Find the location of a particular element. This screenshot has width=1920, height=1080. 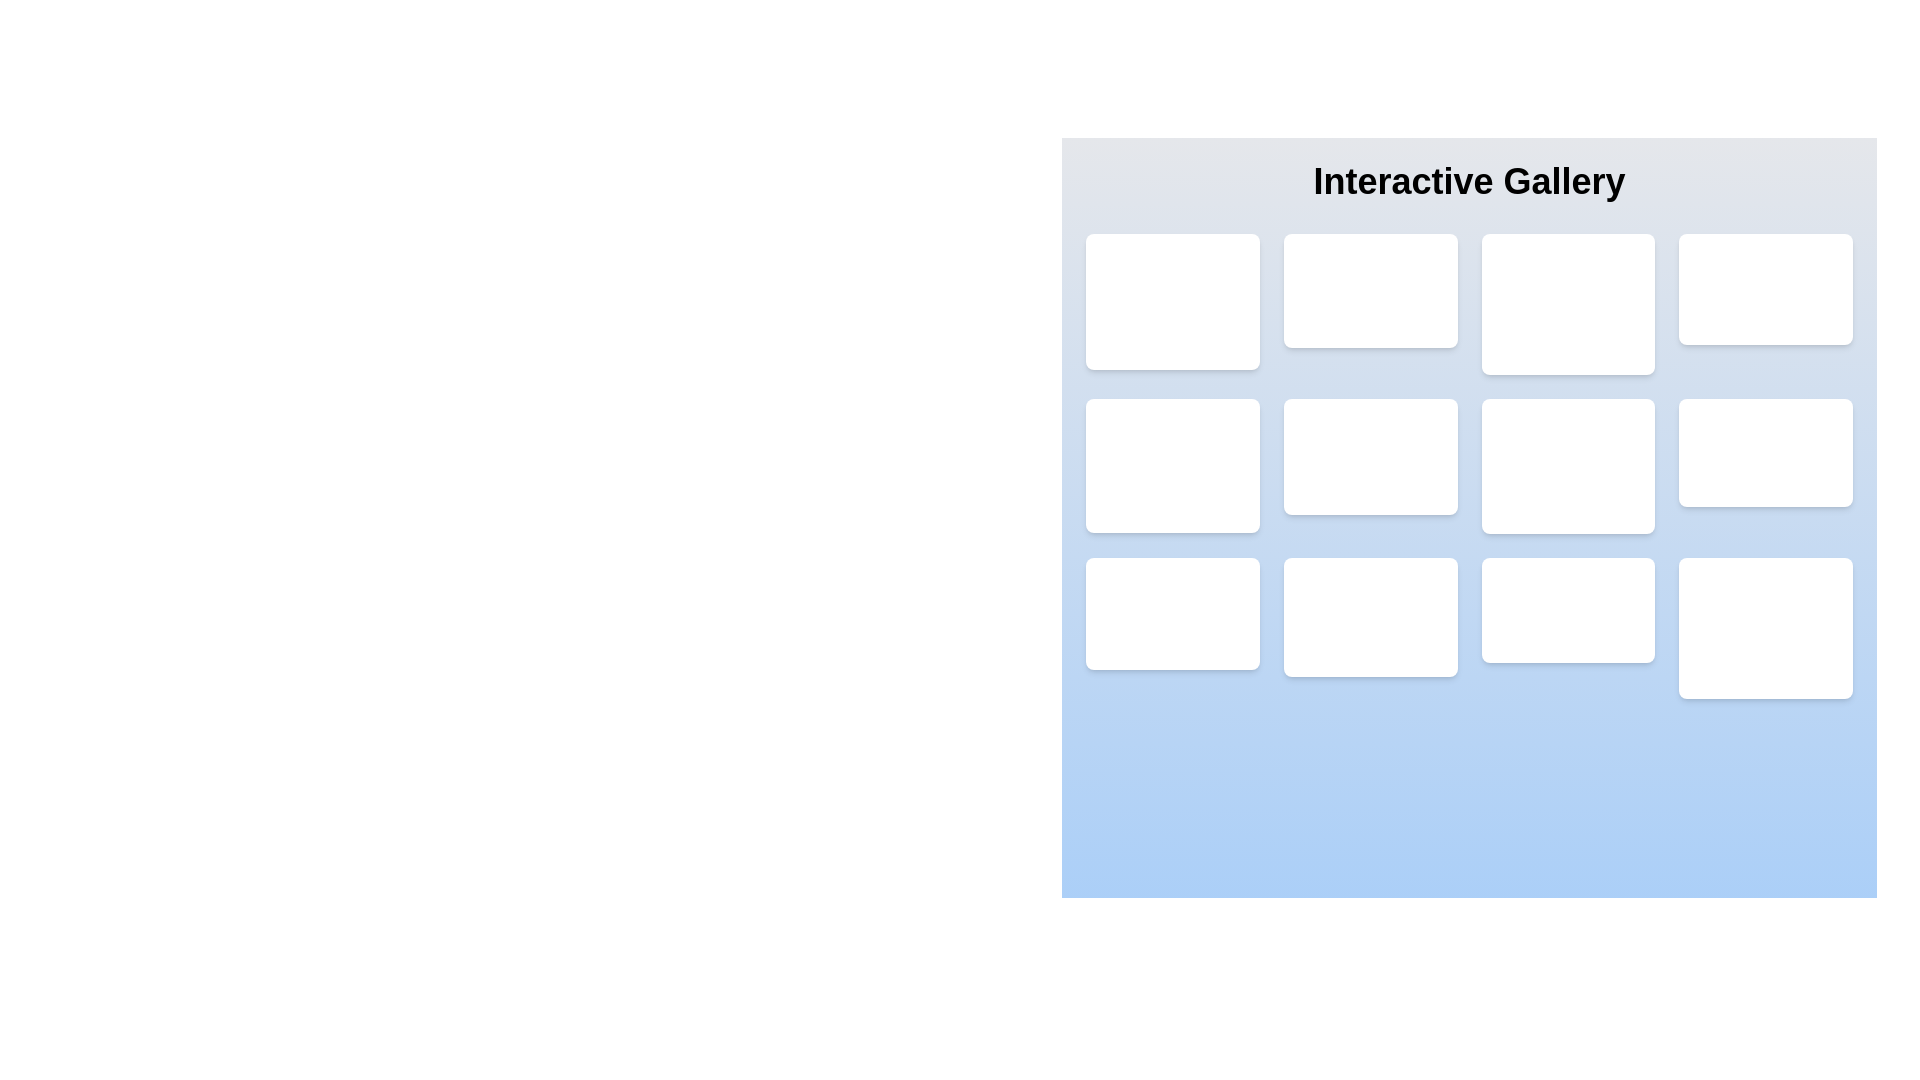

the white card labeled 'Artwork #5' which is positioned in the second row and first column of the 4x3 grid layout in the 'Interactive Gallery' is located at coordinates (1172, 466).